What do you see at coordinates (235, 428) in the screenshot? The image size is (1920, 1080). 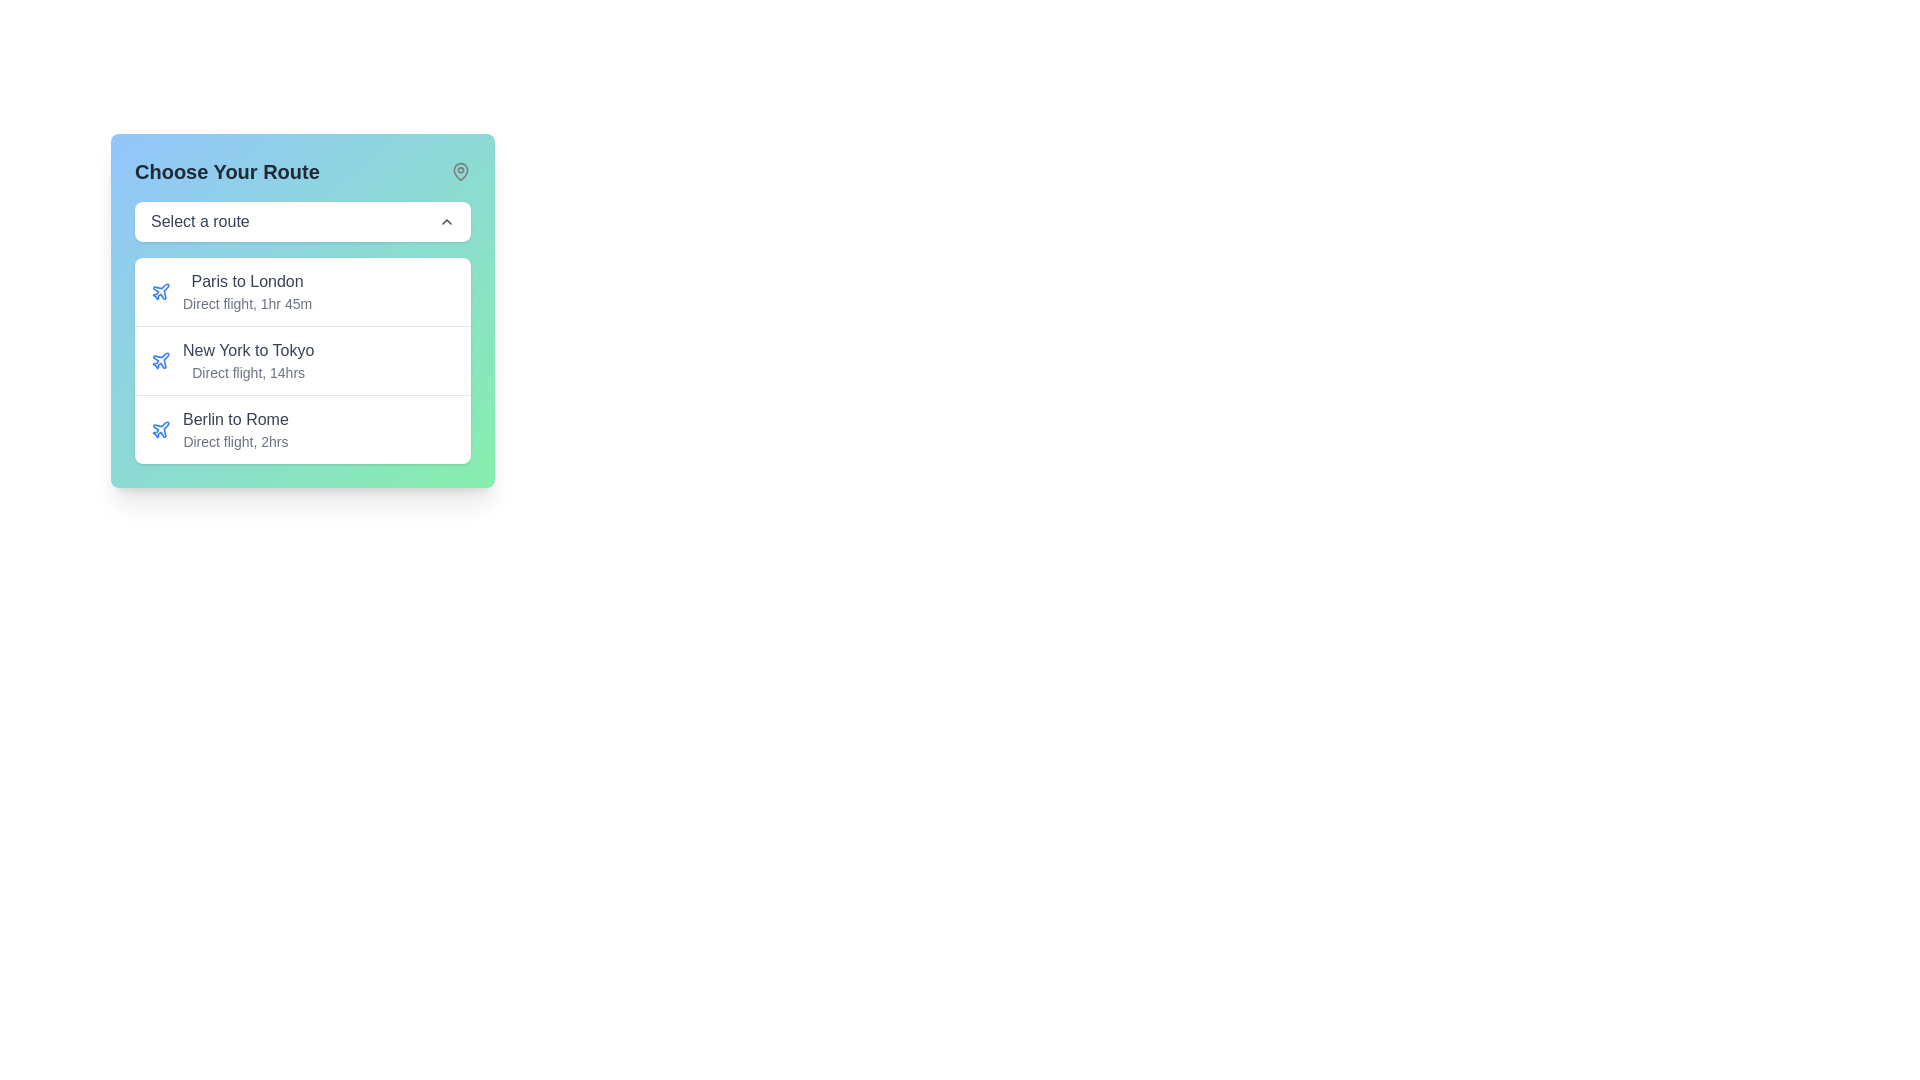 I see `text block containing 'Berlin to Rome' and 'Direct flight, 2hrs' in the dropdown menu labeled 'Choose Your Route'` at bounding box center [235, 428].